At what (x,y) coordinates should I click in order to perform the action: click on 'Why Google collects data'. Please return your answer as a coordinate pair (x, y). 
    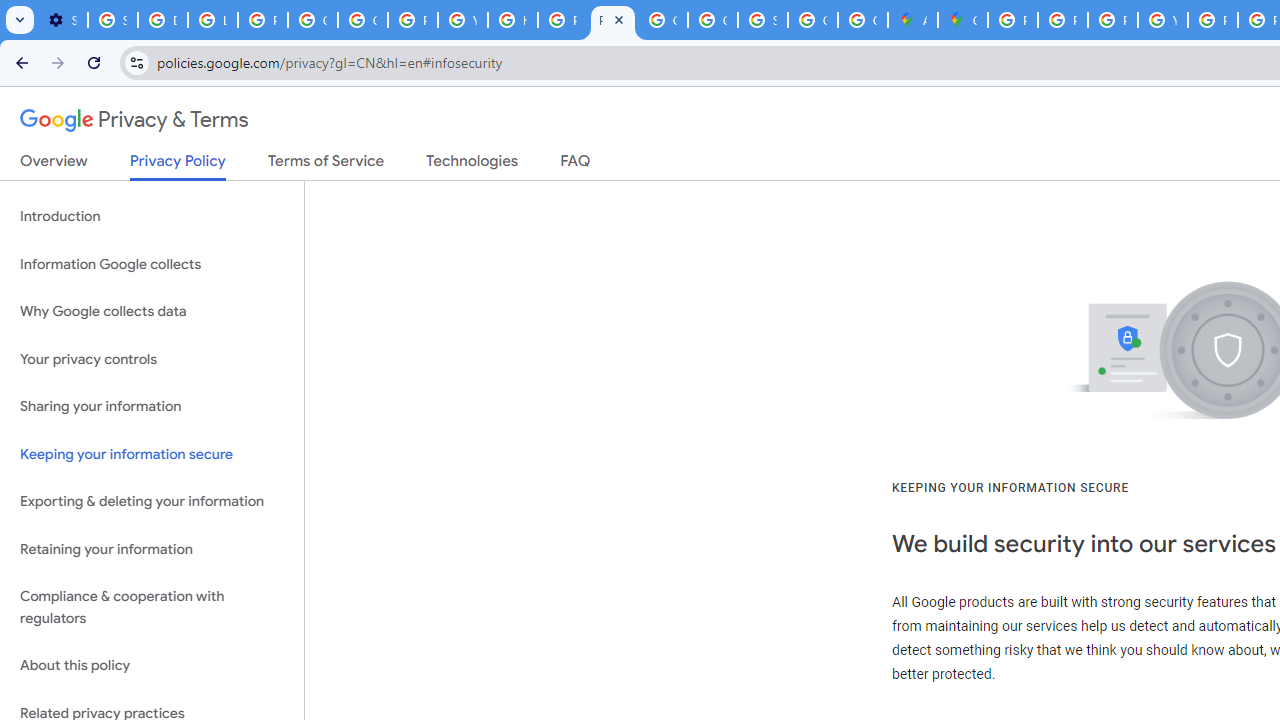
    Looking at the image, I should click on (151, 312).